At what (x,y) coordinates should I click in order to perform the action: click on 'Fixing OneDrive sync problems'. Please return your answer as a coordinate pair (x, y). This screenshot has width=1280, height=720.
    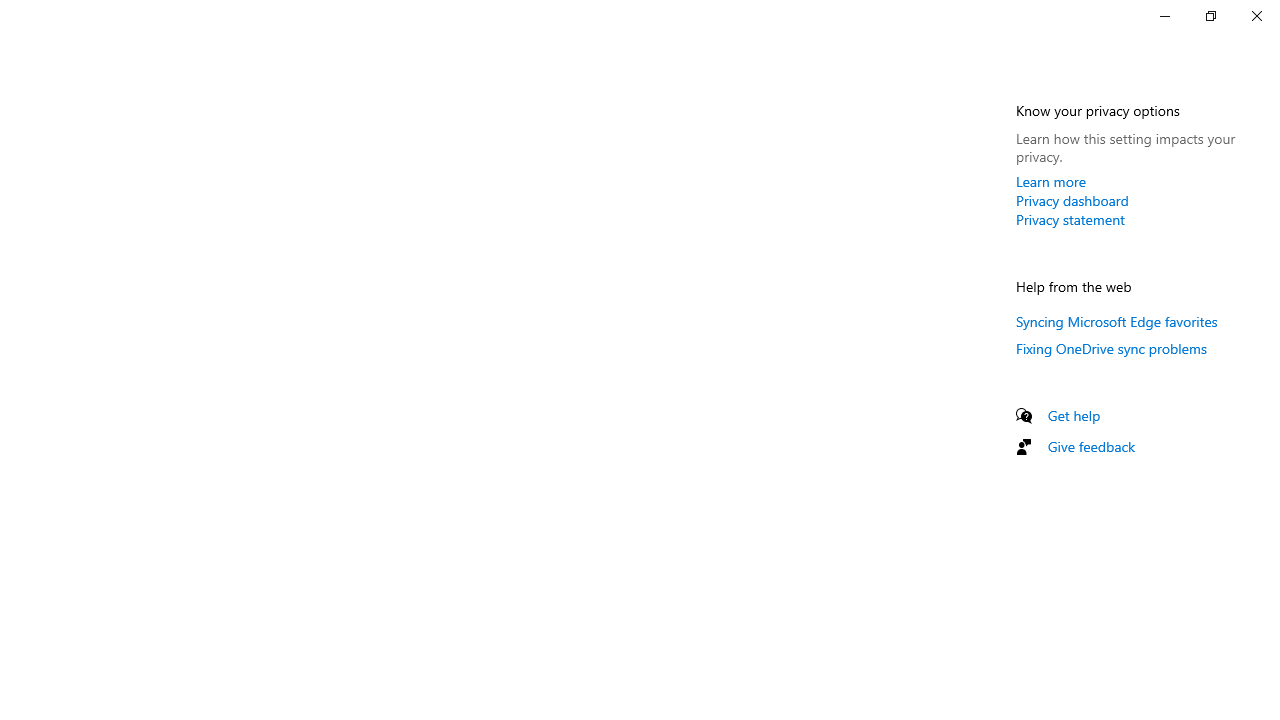
    Looking at the image, I should click on (1110, 347).